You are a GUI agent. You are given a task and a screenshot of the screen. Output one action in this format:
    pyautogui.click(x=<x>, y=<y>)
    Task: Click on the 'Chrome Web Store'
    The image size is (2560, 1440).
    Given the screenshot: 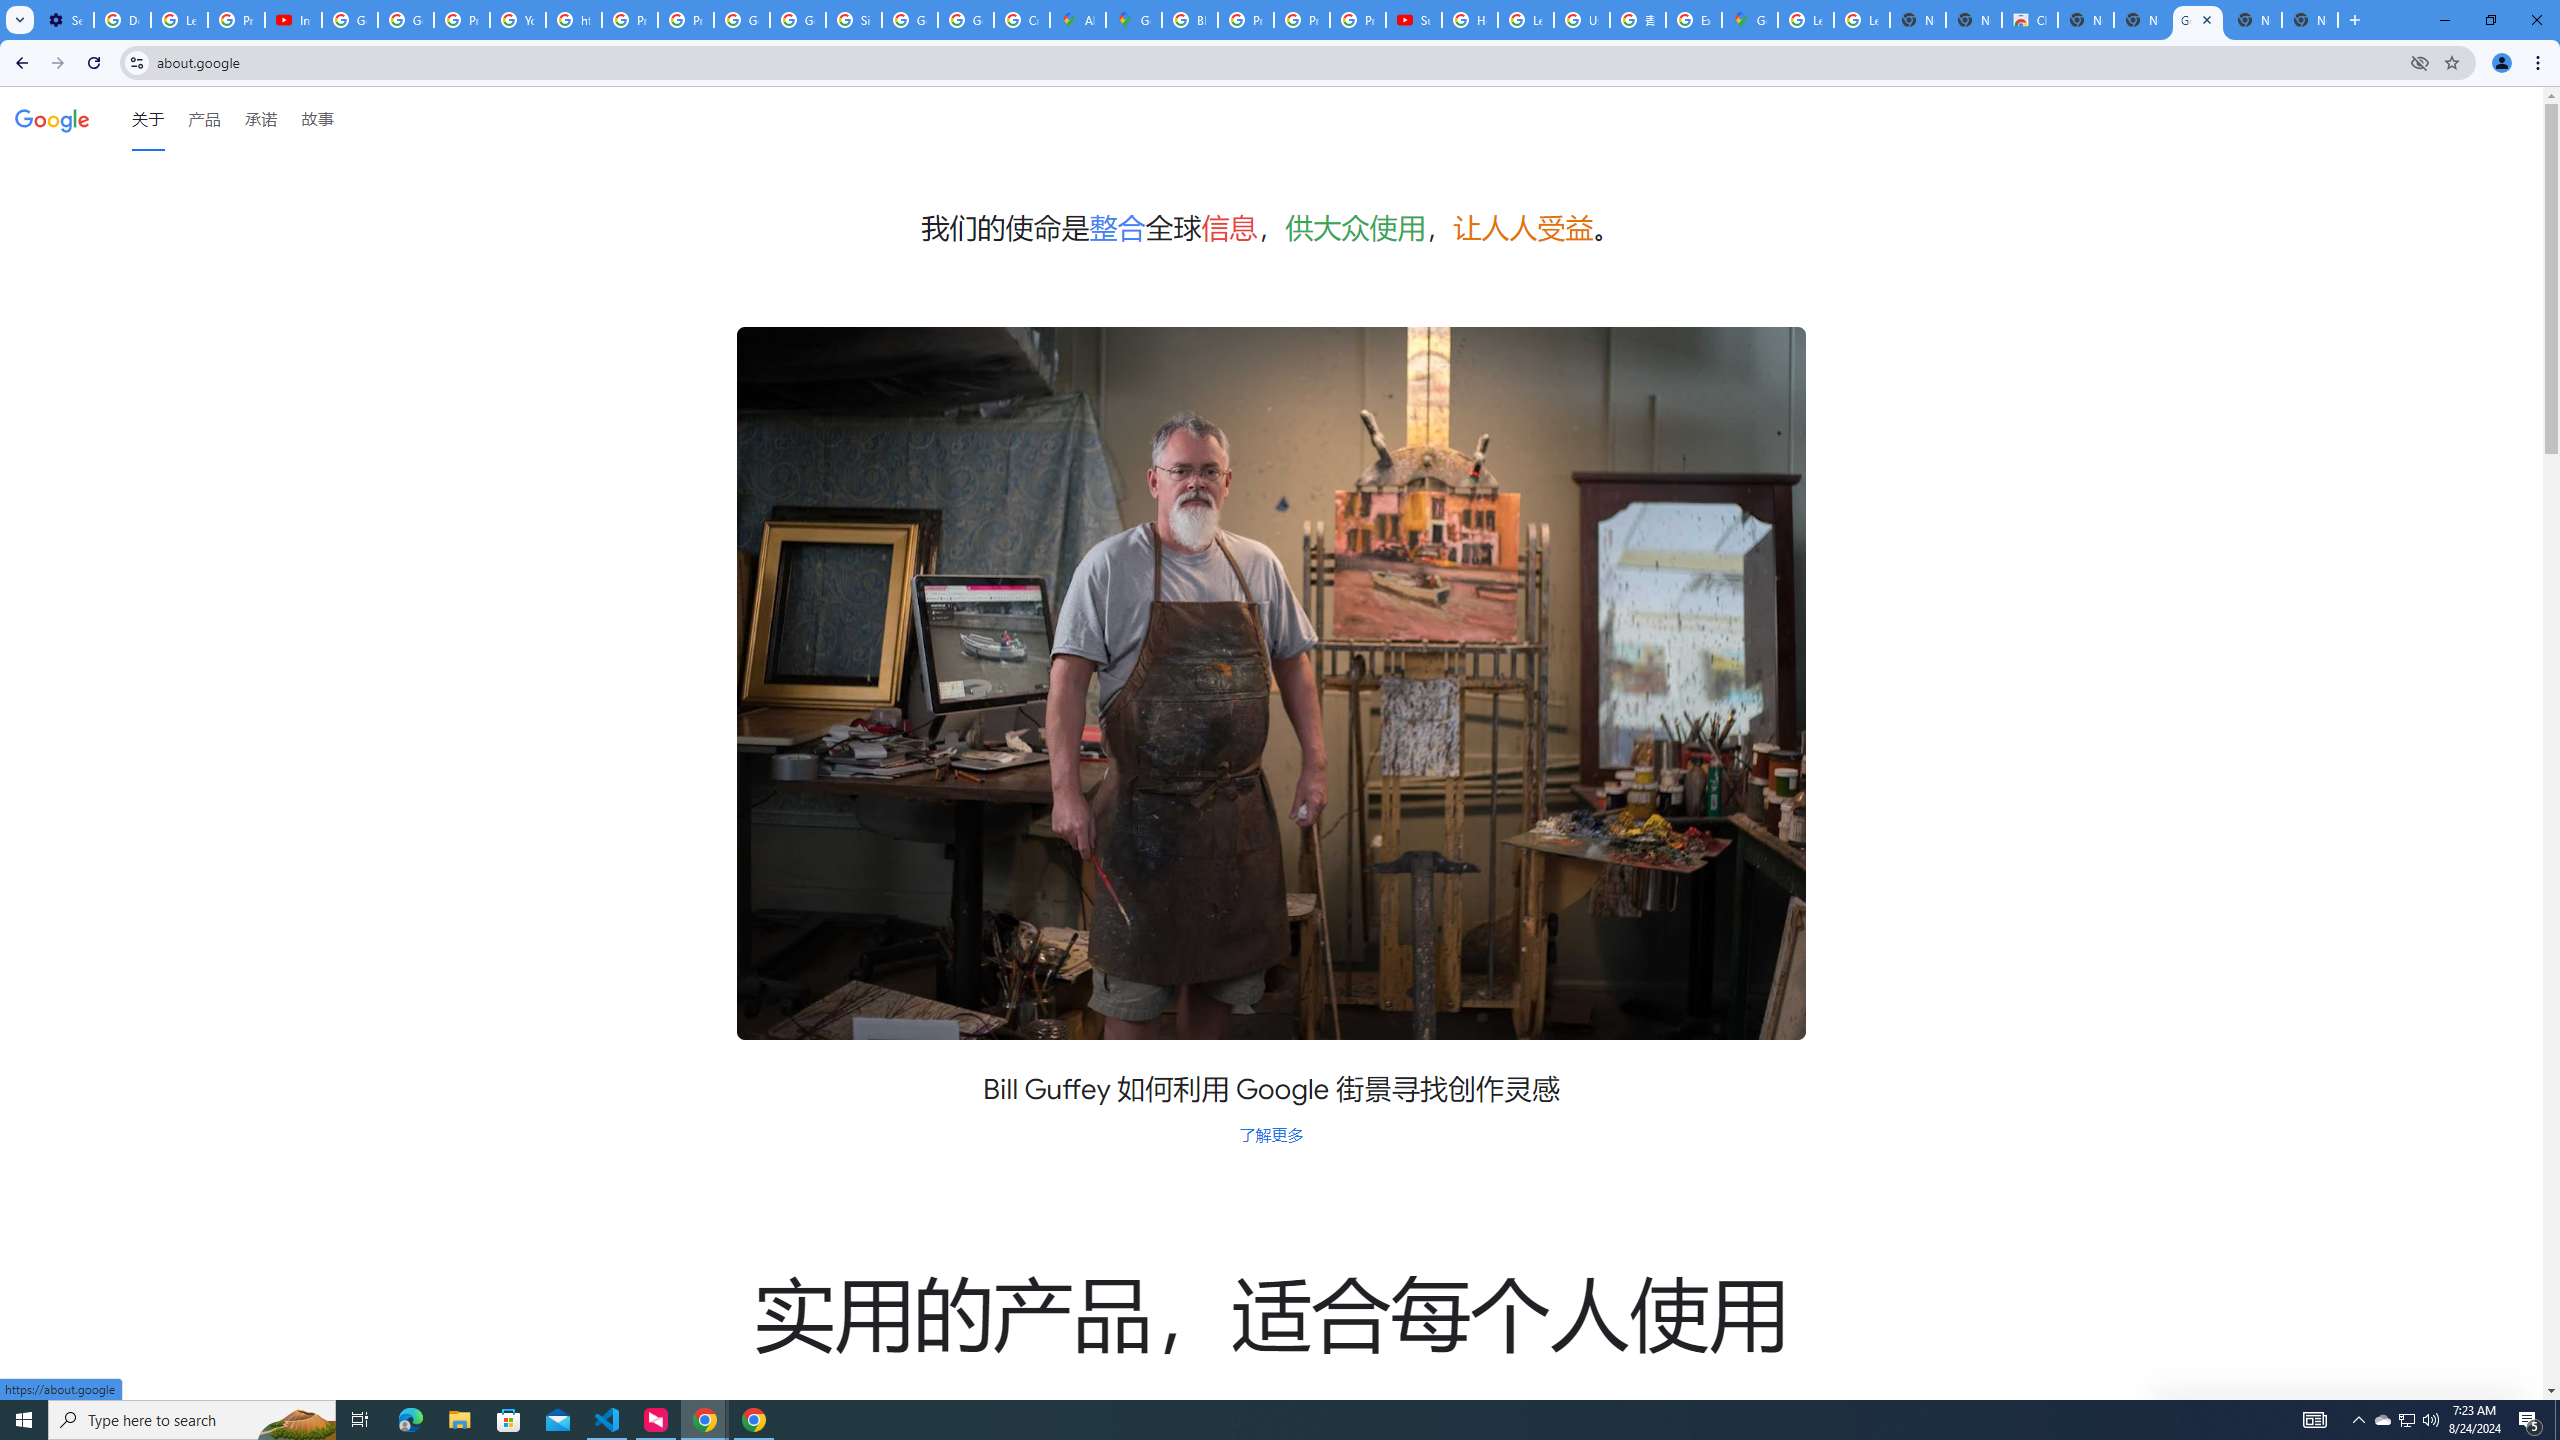 What is the action you would take?
    pyautogui.click(x=2030, y=19)
    